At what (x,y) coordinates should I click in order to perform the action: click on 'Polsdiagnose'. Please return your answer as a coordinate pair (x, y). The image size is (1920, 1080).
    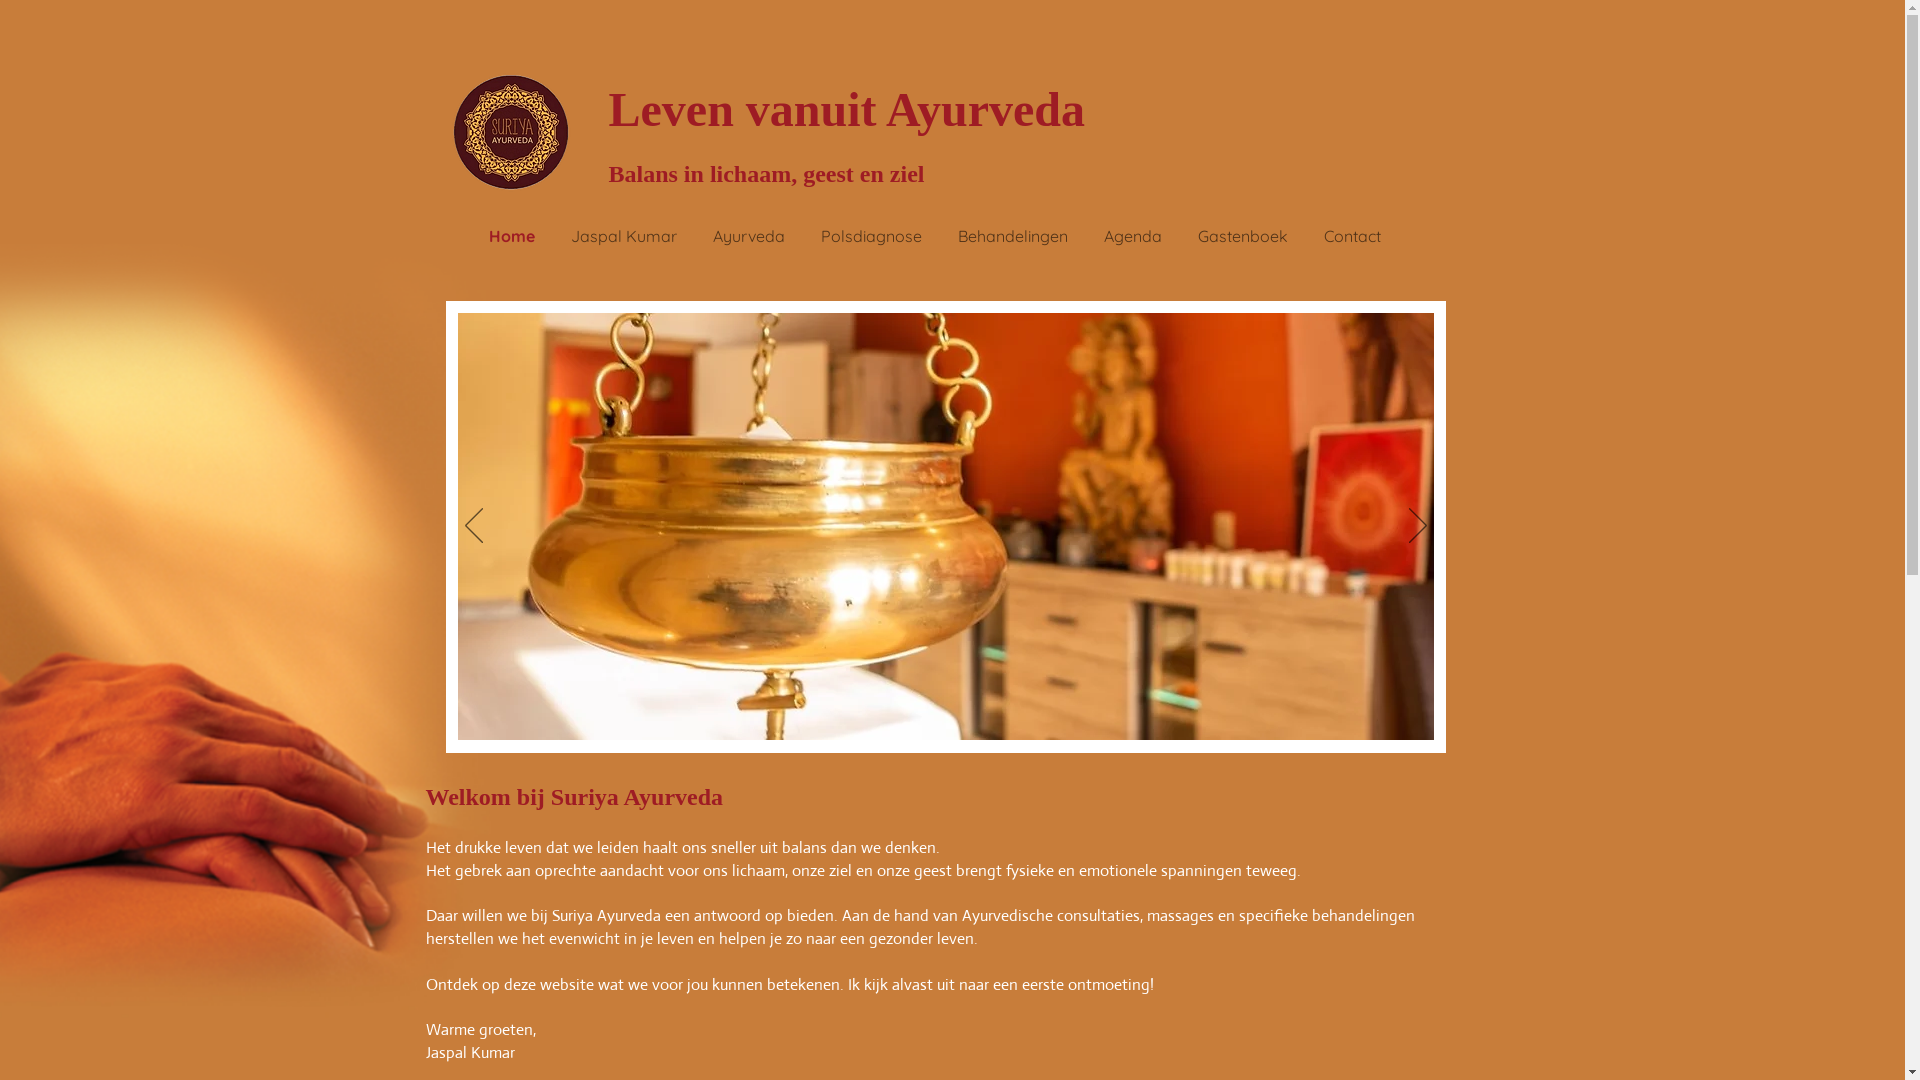
    Looking at the image, I should click on (802, 234).